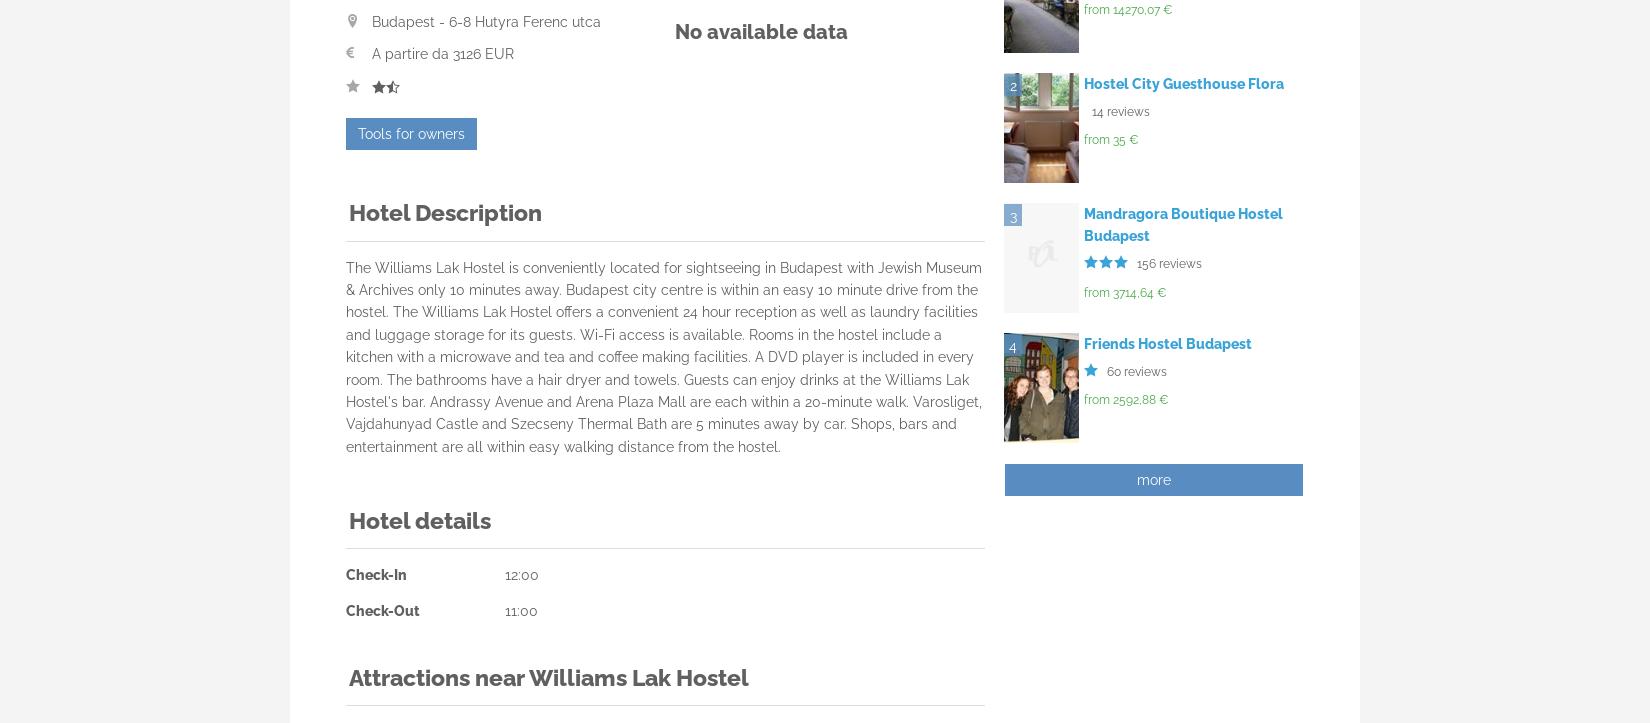 The image size is (1650, 723). Describe the element at coordinates (1084, 82) in the screenshot. I see `'Hostel City Guesthouse Flora'` at that location.